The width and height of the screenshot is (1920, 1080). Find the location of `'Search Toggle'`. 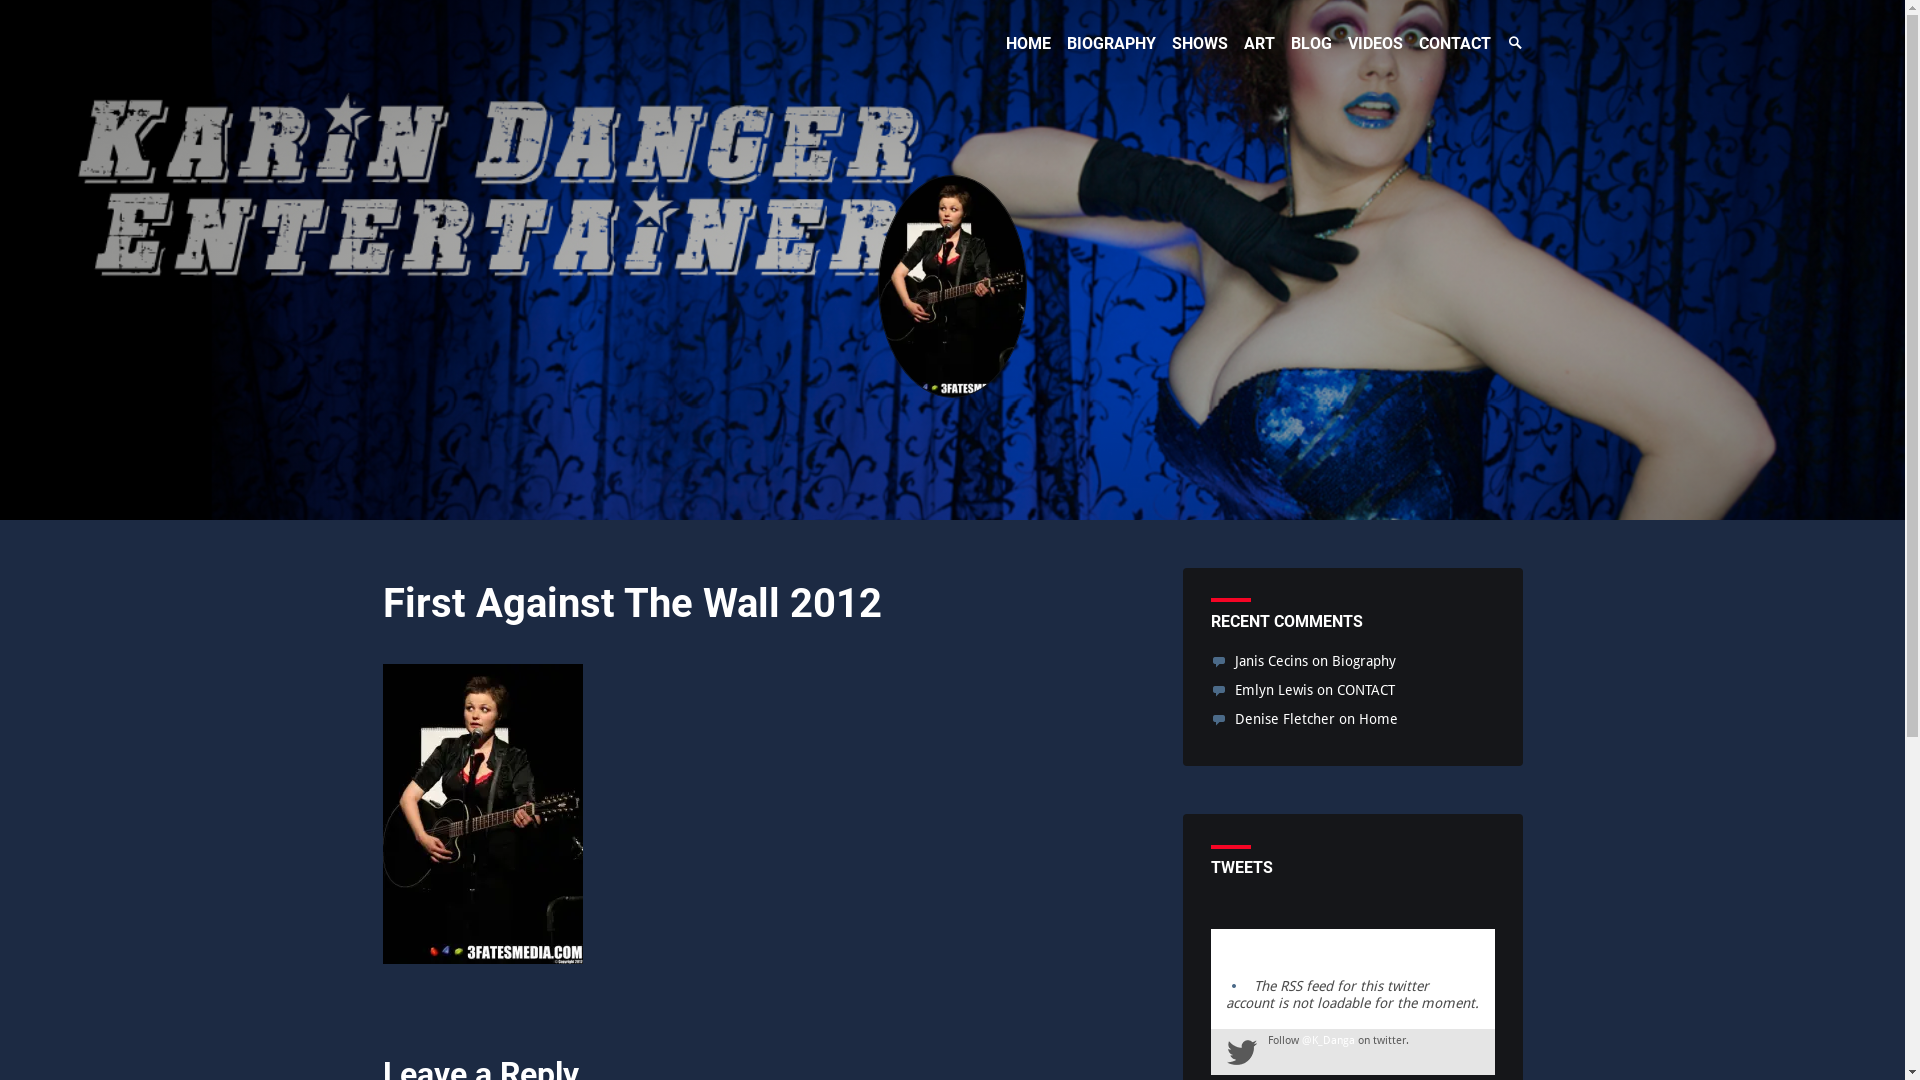

'Search Toggle' is located at coordinates (1506, 43).